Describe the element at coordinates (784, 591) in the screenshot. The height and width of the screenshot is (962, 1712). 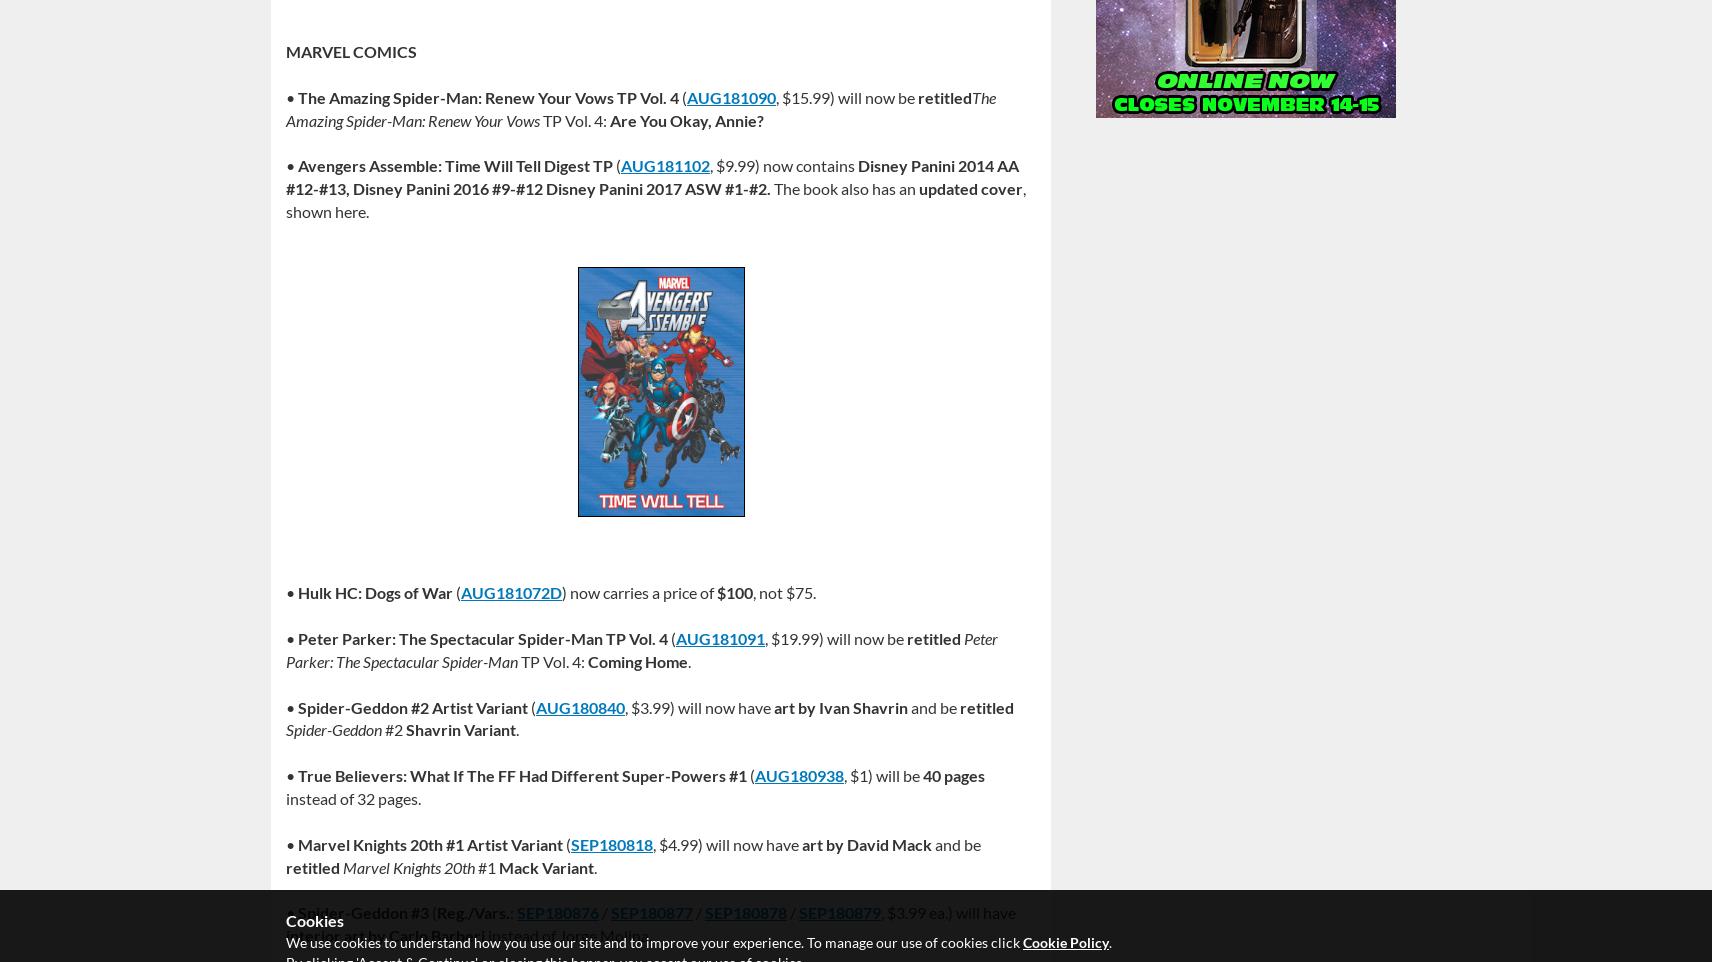
I see `', not $75.'` at that location.